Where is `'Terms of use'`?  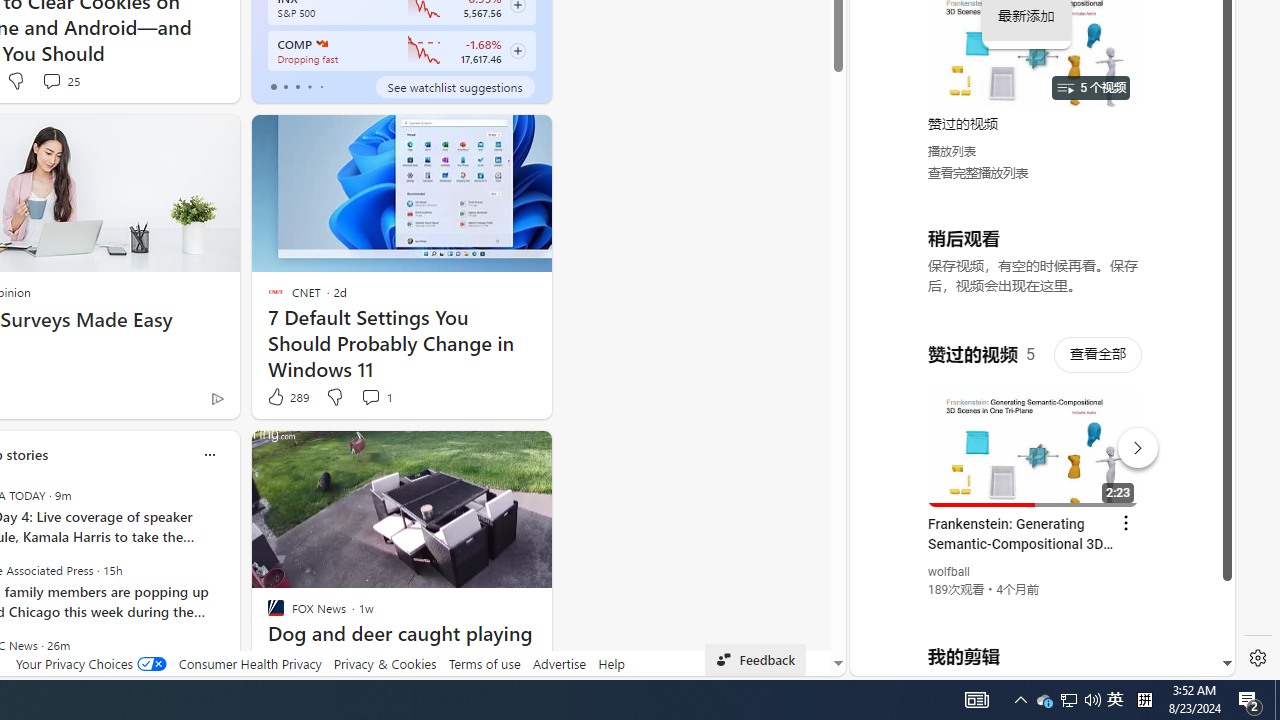 'Terms of use' is located at coordinates (484, 663).